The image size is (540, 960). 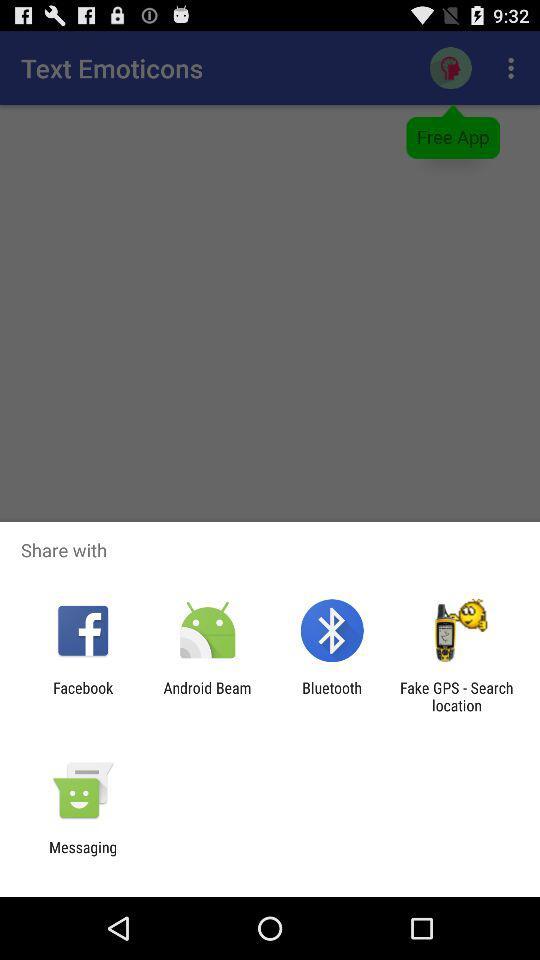 I want to click on facebook icon, so click(x=82, y=696).